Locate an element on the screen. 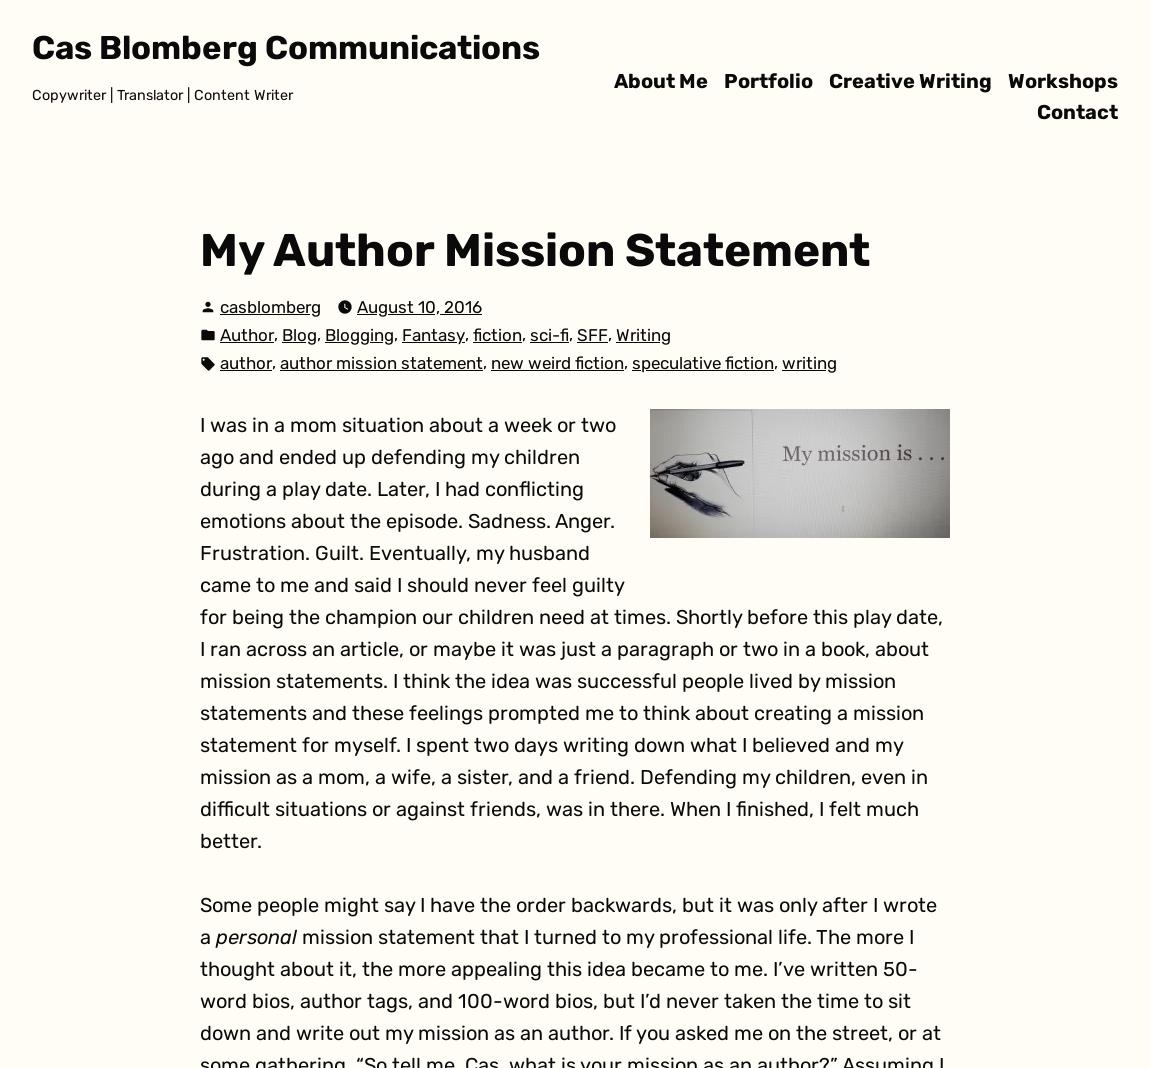 The width and height of the screenshot is (1150, 1068). 'I was in a mom situation about a week or two ago and ended up defending my children during a play date. Later, I had conflicting emotions about the episode. Sadness. Anger. Frustration. Guilt. Eventually, my husband came to me and said I should never feel guilty for being the champion our children need at times. Shortly before this play date, I ran across an article, or maybe it was just a paragraph or two in a book, about mission statements. I think the idea was successful people lived by mission statements and these feelings prompted me to think about creating a mission statement for myself. I spent two days writing down what I believed and my mission as a mom, a wife, a sister, and a friend. Defending my children, even in difficult situations or against friends, was in there. When I finished, I felt much better.' is located at coordinates (571, 632).